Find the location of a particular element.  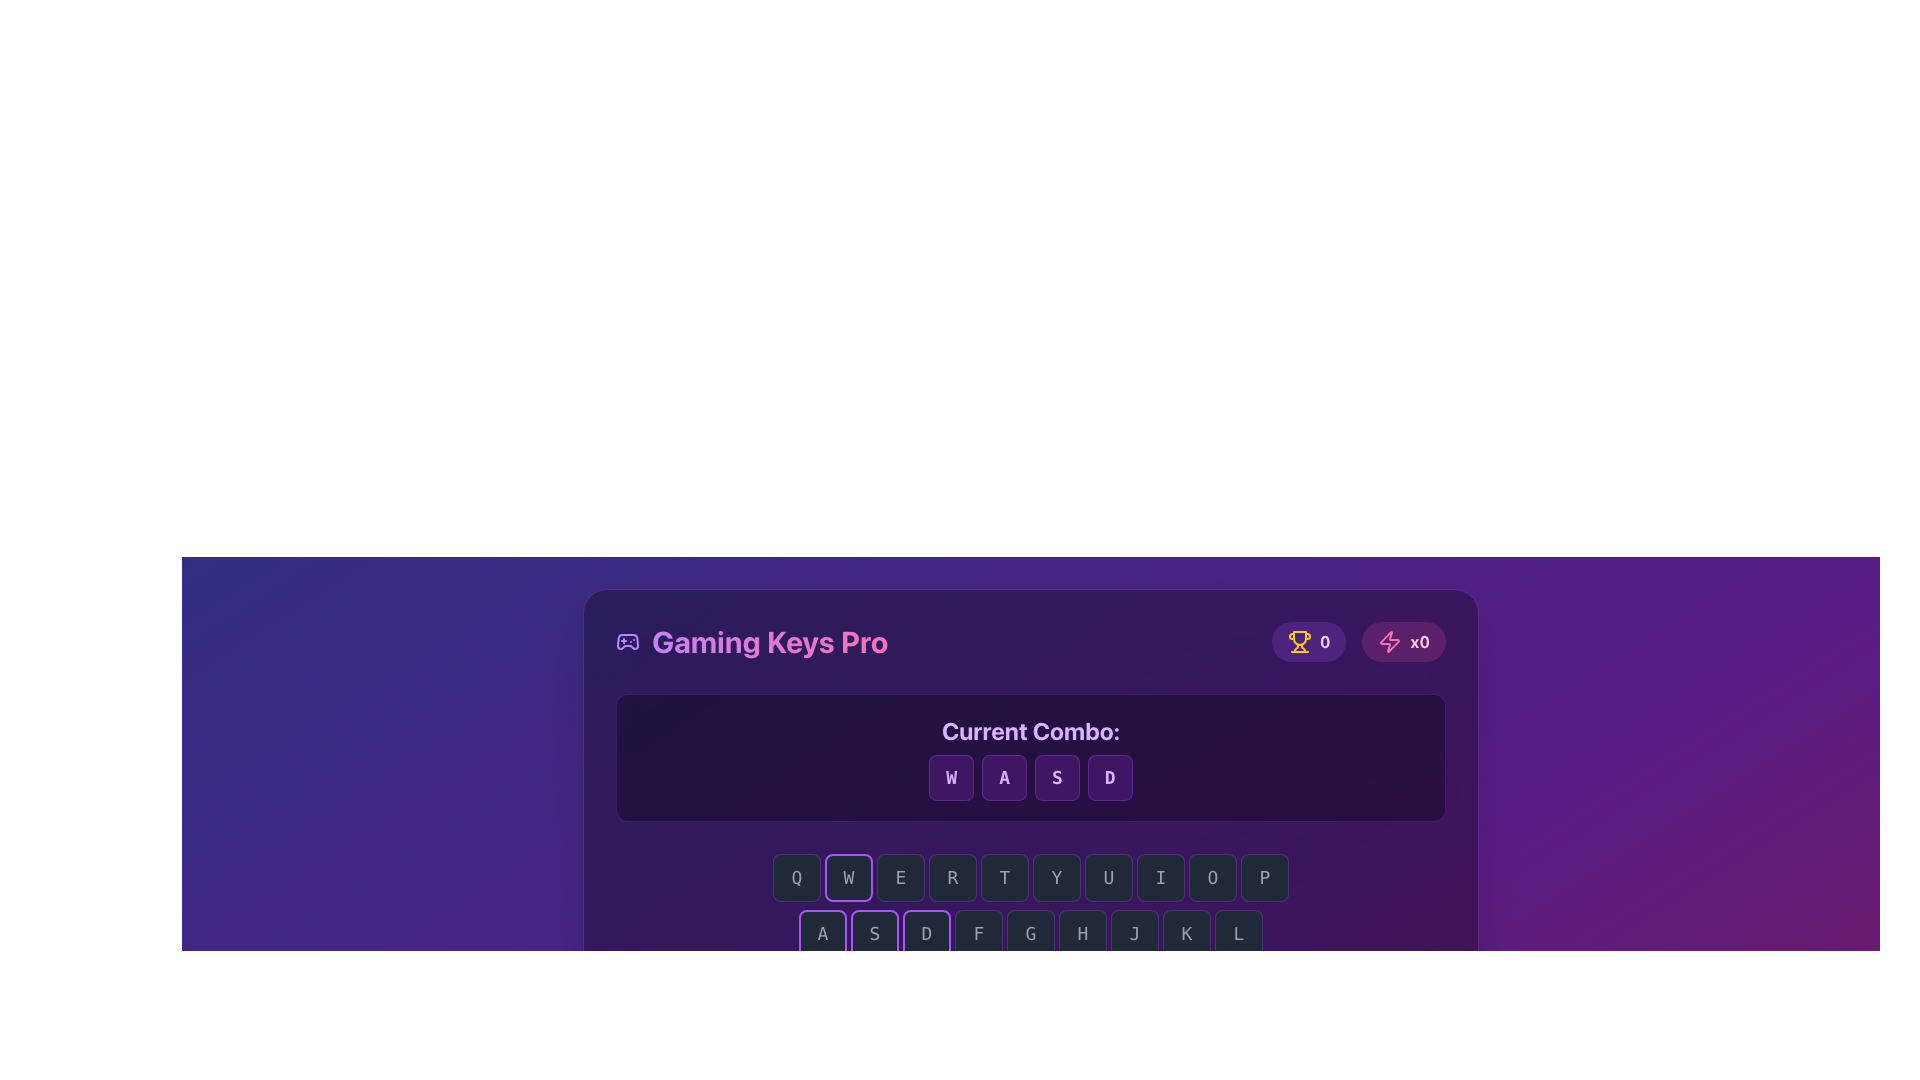

the gamepad-shaped icon, which is the central graphical element in the icon group near the 'Gaming Keys Pro' section header is located at coordinates (627, 641).